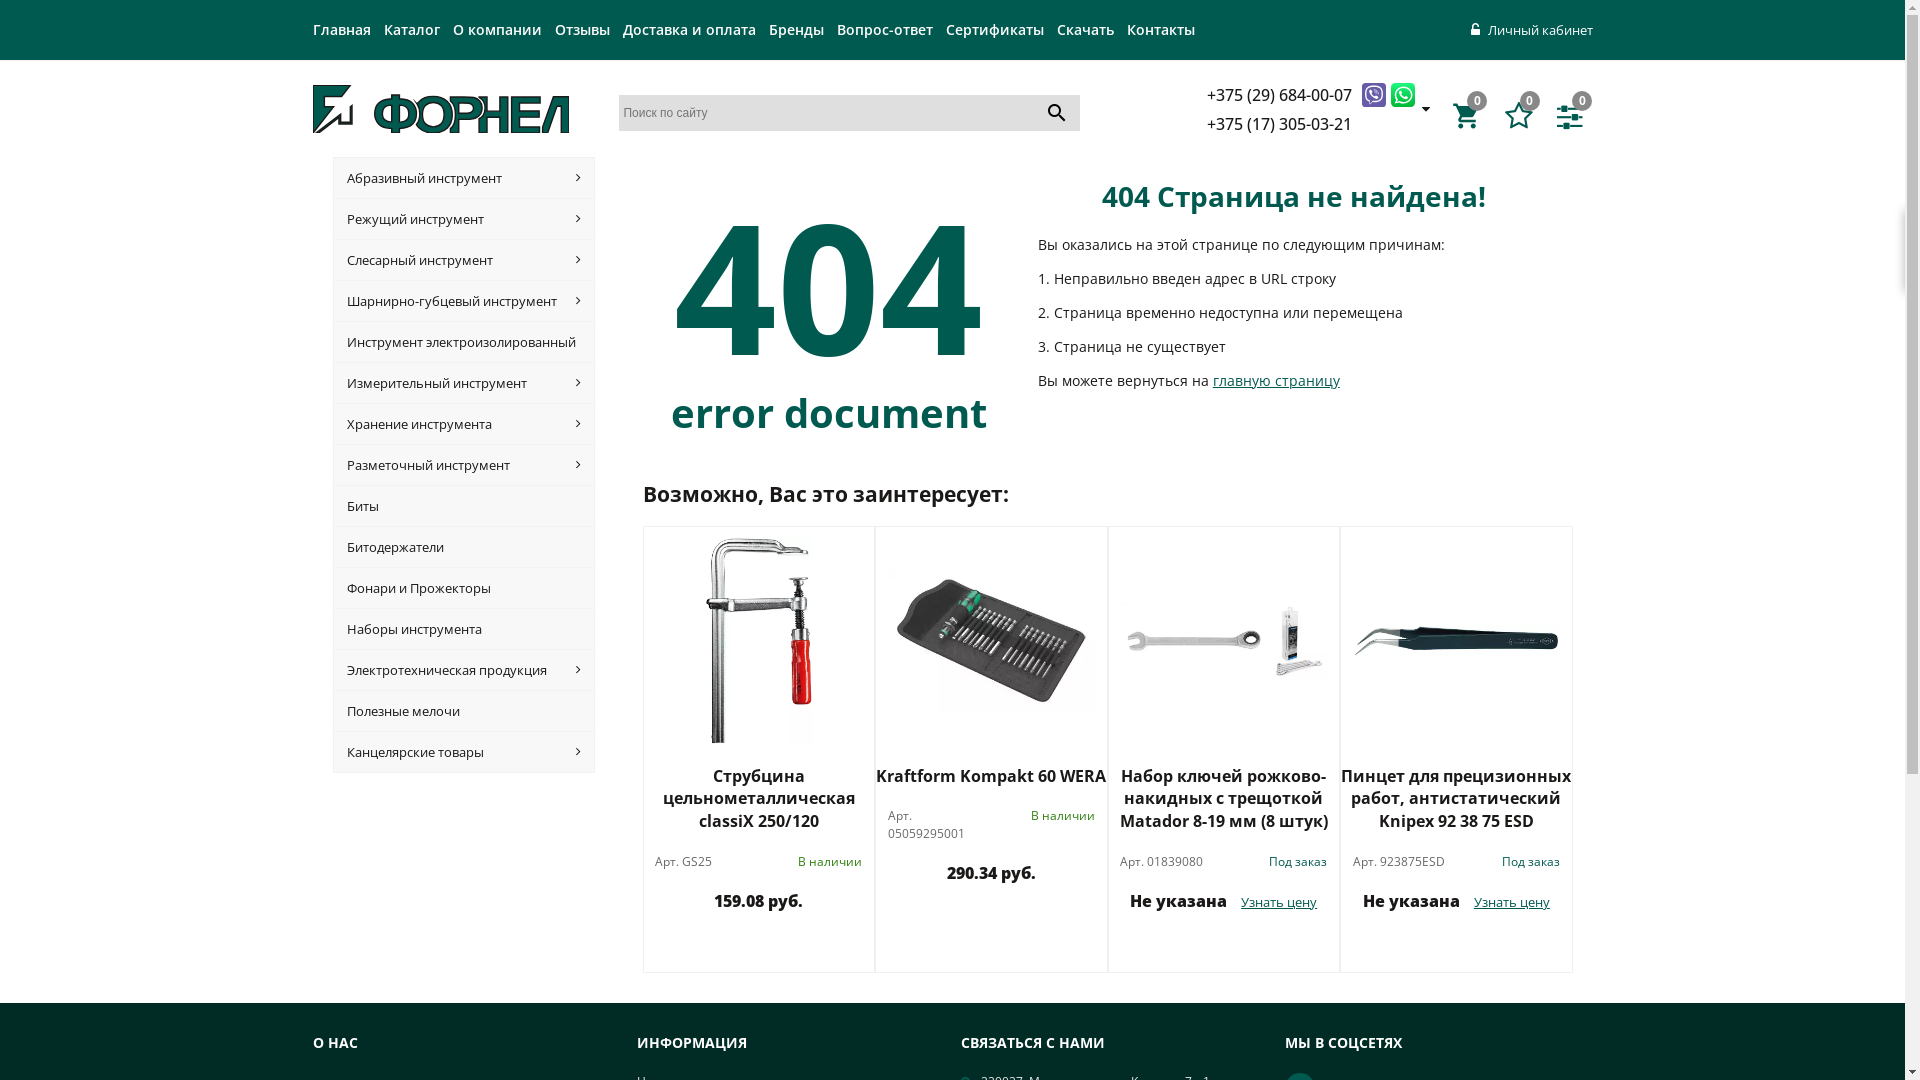  I want to click on 'search', so click(1055, 111).